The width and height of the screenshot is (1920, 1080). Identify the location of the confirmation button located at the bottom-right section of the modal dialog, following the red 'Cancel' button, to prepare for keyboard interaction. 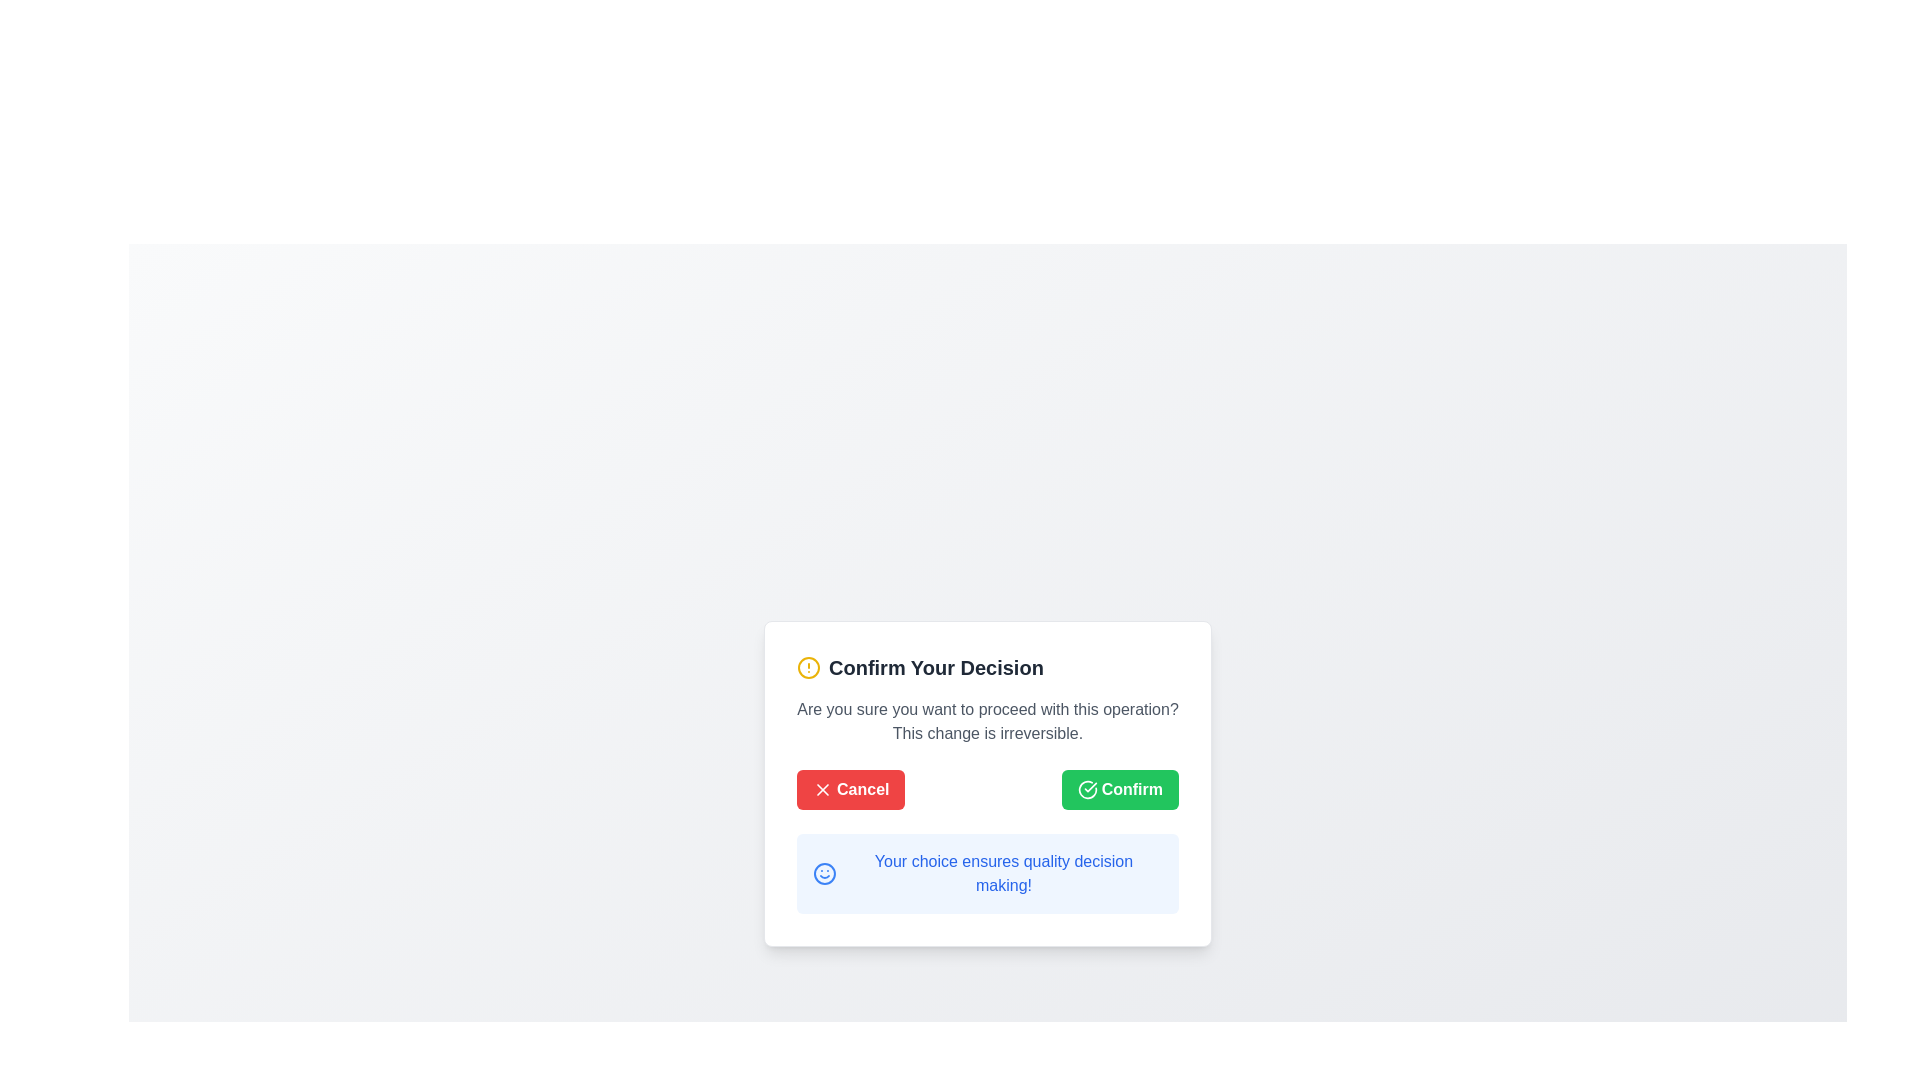
(1120, 789).